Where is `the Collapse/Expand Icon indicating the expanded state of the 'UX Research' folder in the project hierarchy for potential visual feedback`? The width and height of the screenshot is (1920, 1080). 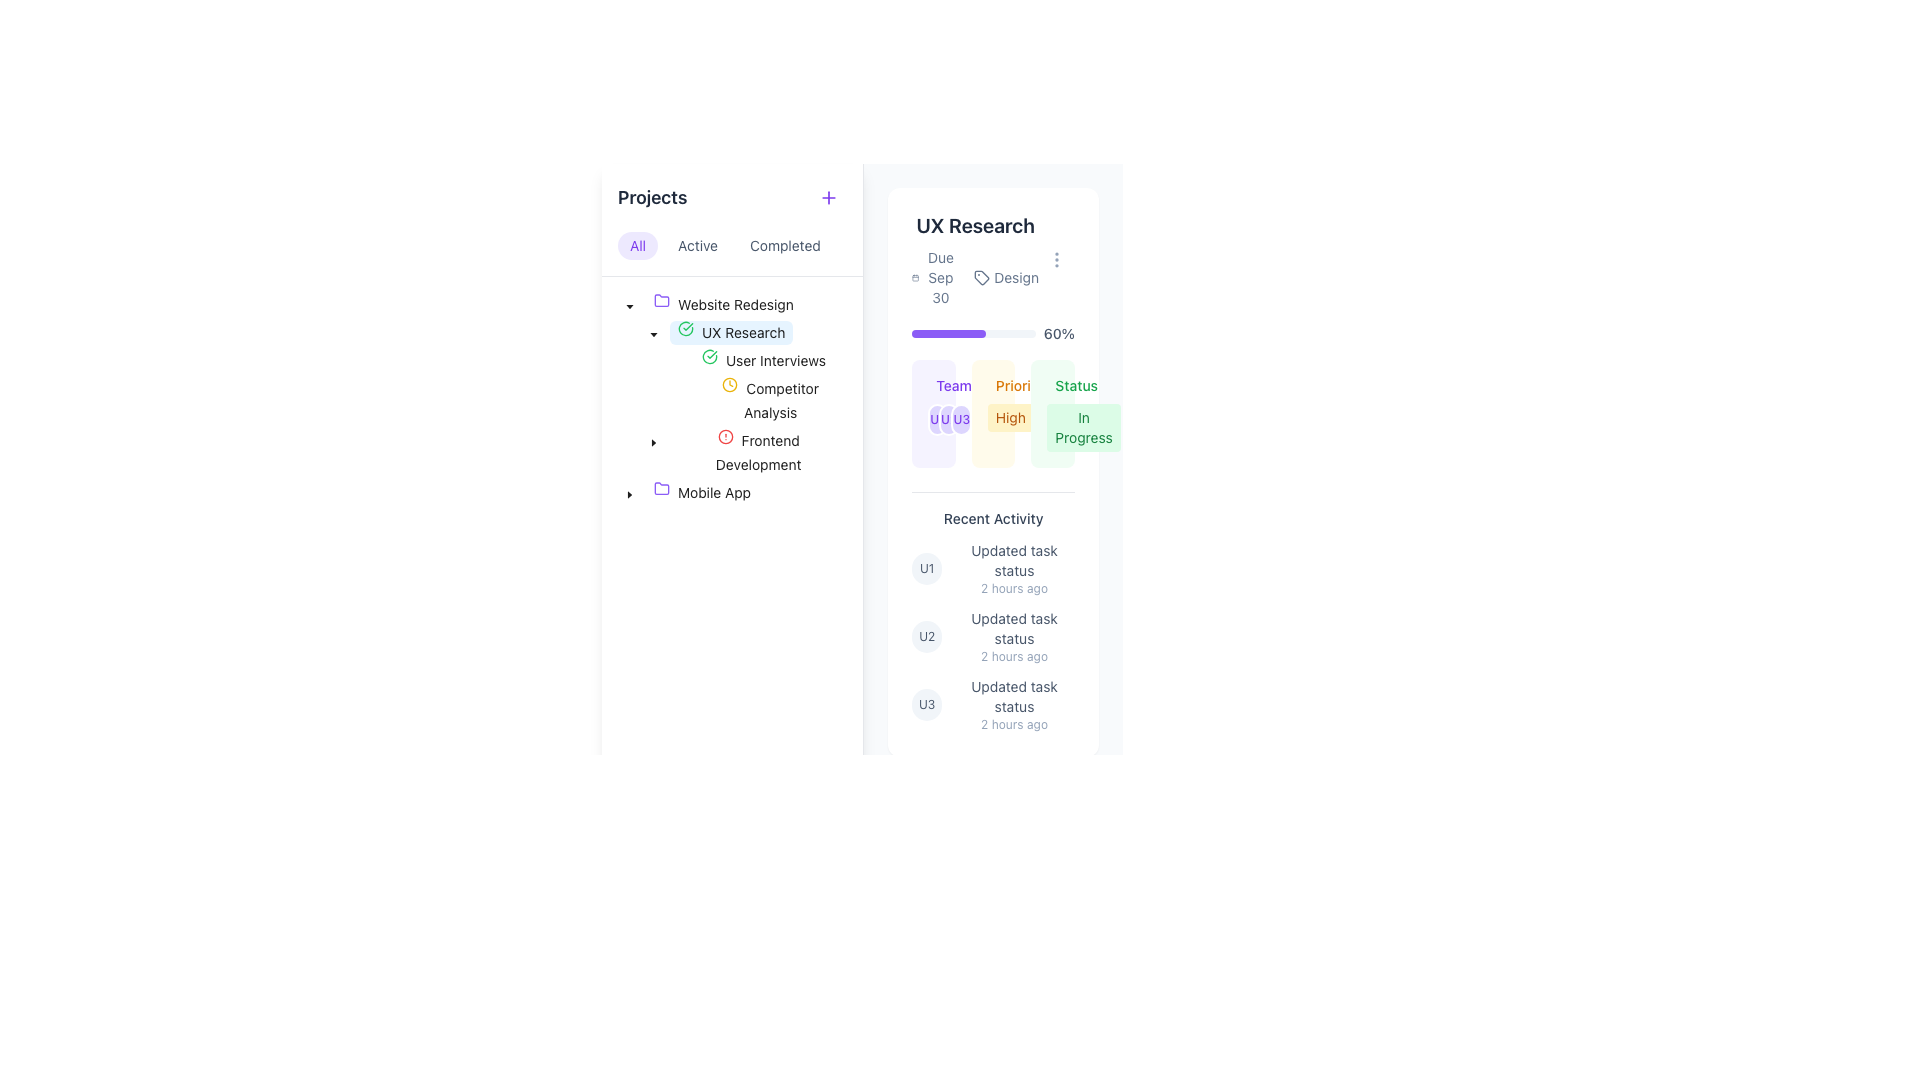 the Collapse/Expand Icon indicating the expanded state of the 'UX Research' folder in the project hierarchy for potential visual feedback is located at coordinates (653, 334).